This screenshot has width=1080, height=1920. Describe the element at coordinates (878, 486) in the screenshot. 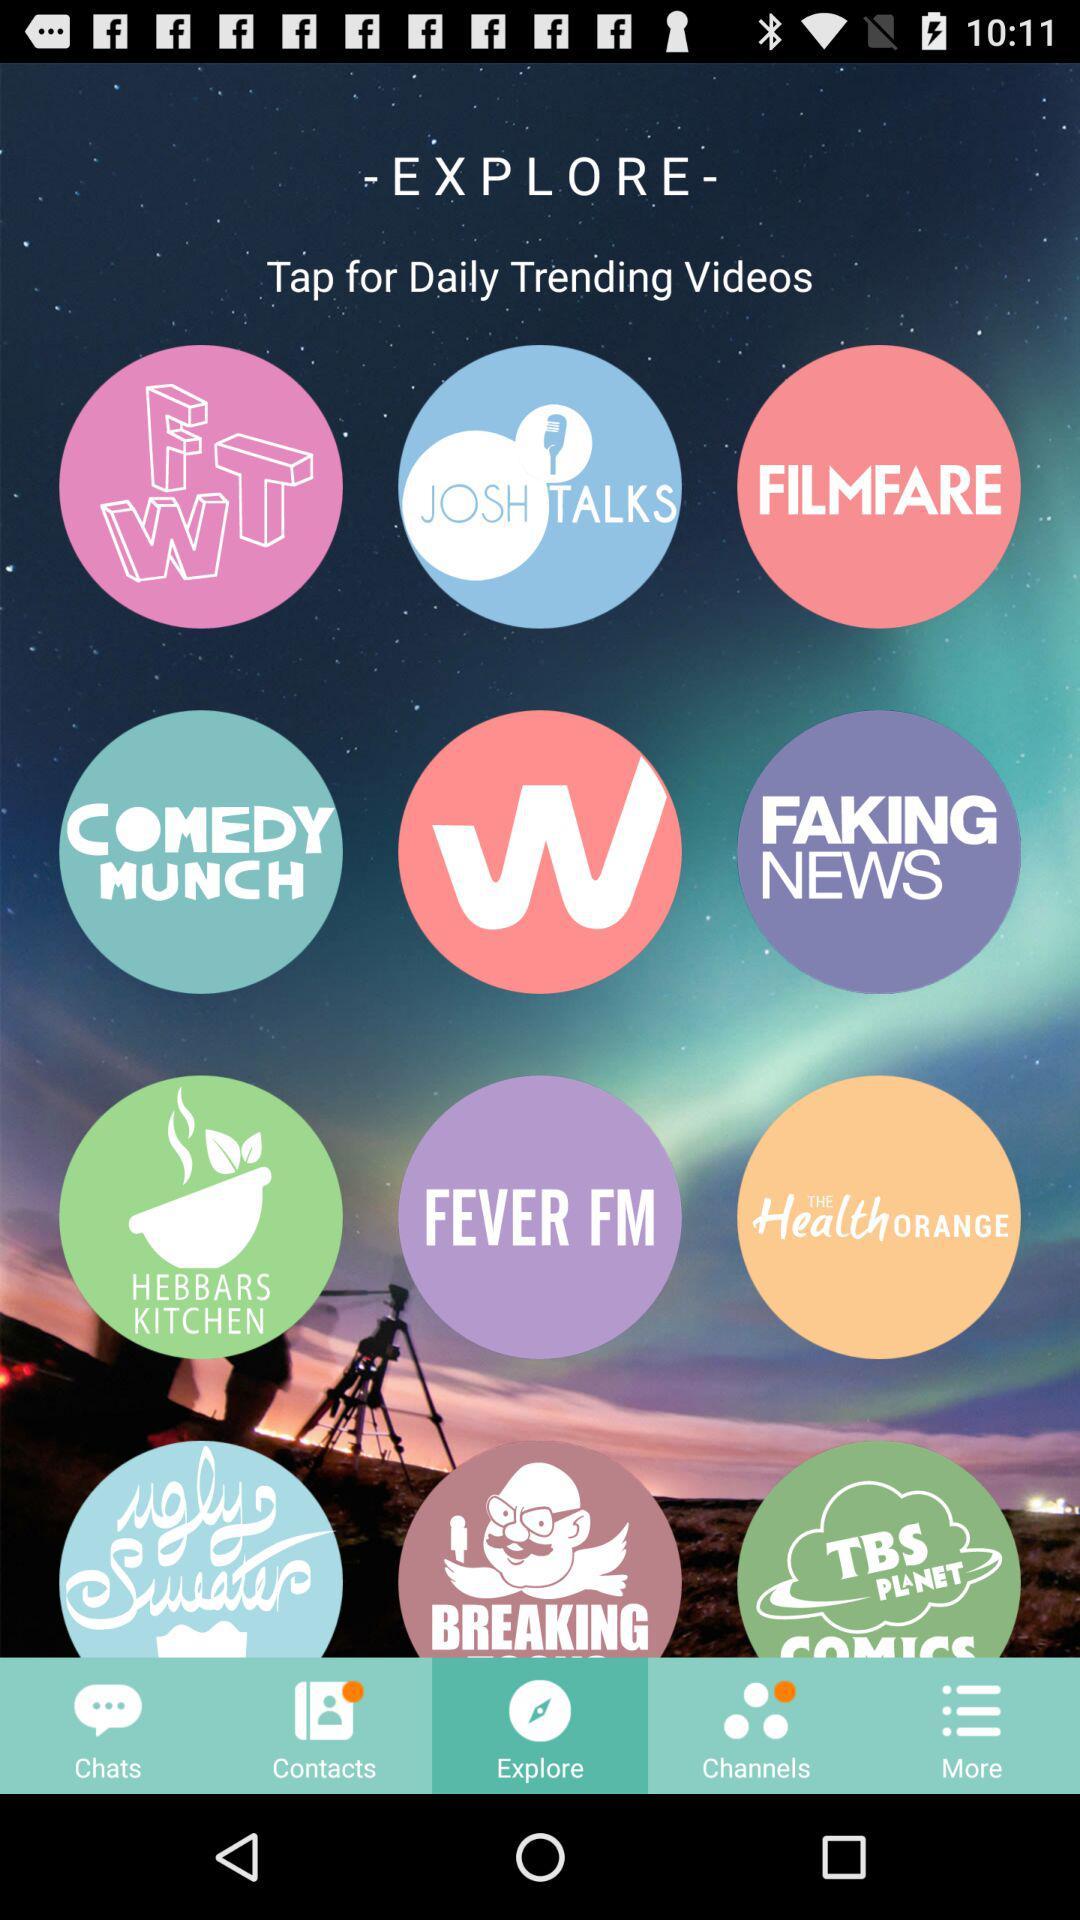

I see `the button that having a text filmfare` at that location.